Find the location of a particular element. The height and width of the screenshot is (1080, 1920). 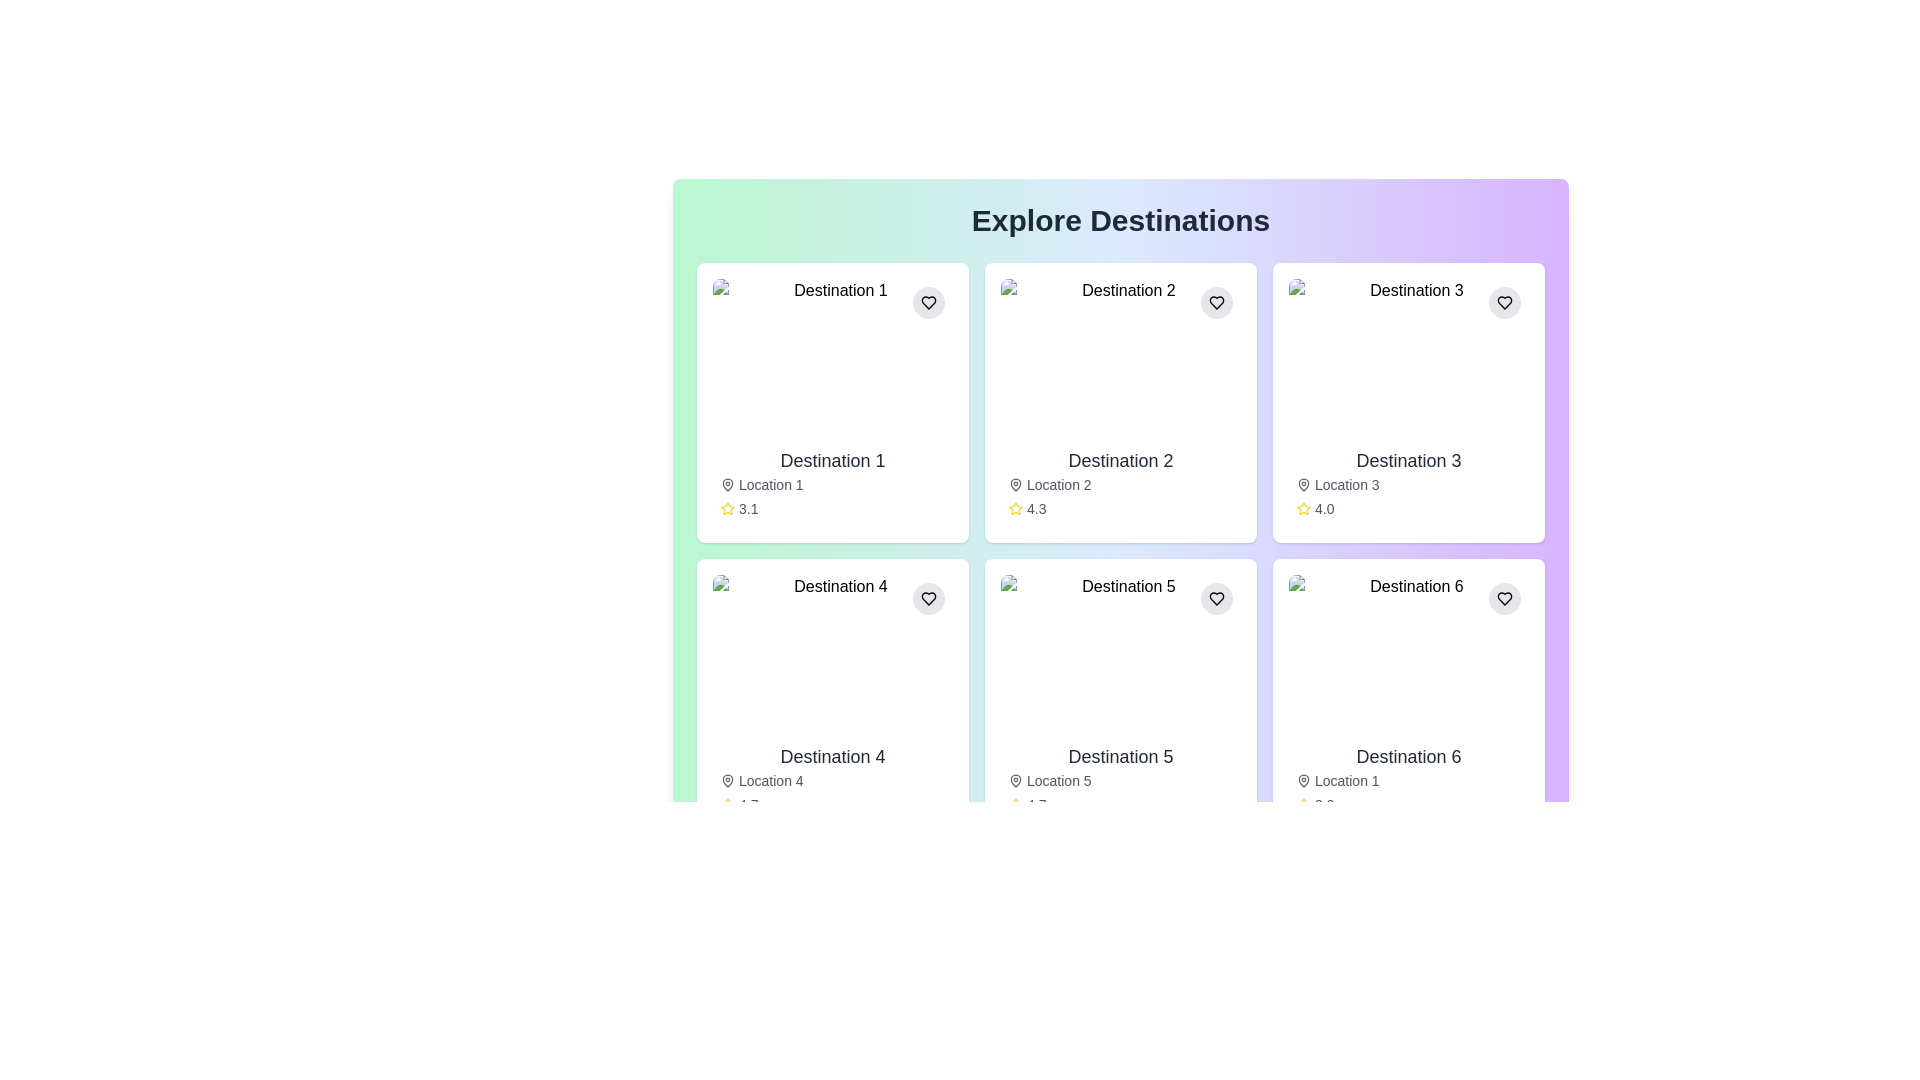

the heart-shaped icon used for saving or liking content, located in the top-right section of the card labeled 'Destination 3' is located at coordinates (1505, 303).